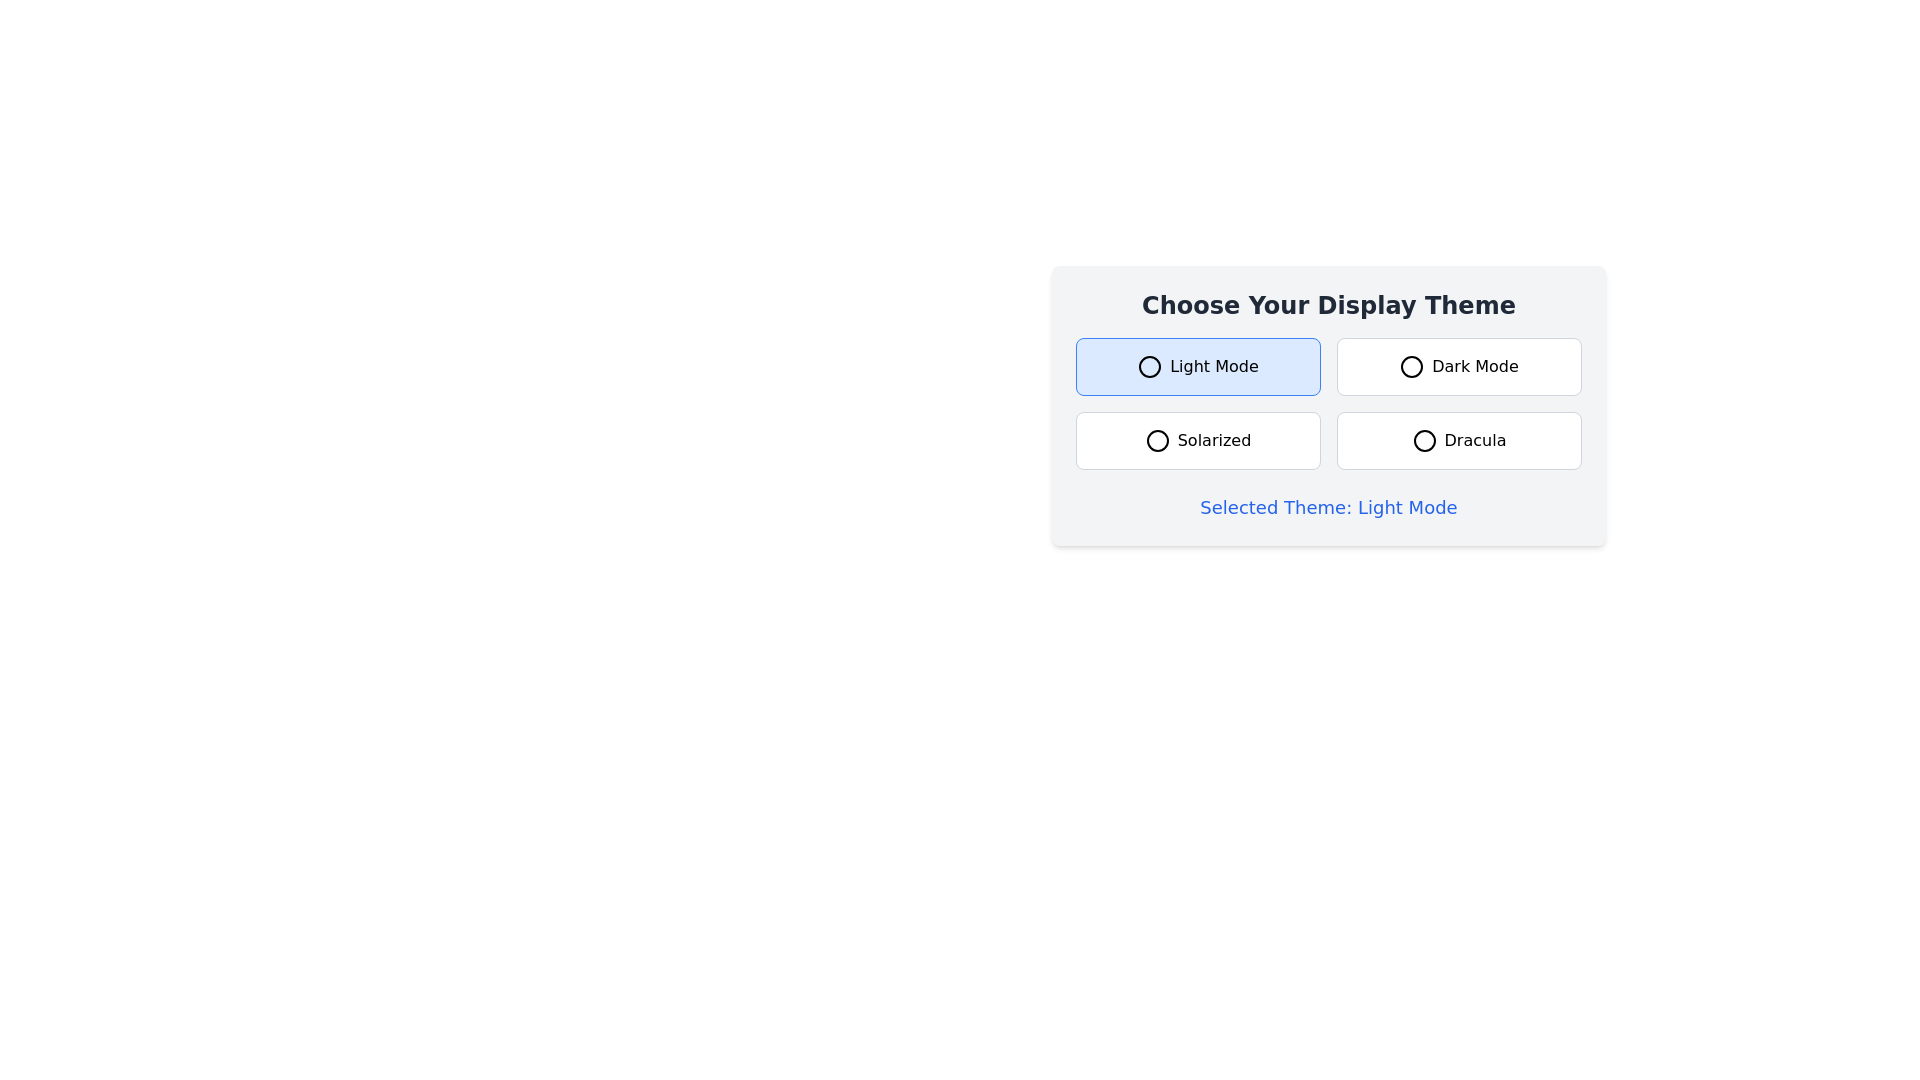 This screenshot has height=1080, width=1920. I want to click on the 'Solarized' button, which is a rectangular button with rounded corners, a white background, and a thin gray border containing a circle icon on the left and the text 'Solarized' centered within it, so click(1198, 439).